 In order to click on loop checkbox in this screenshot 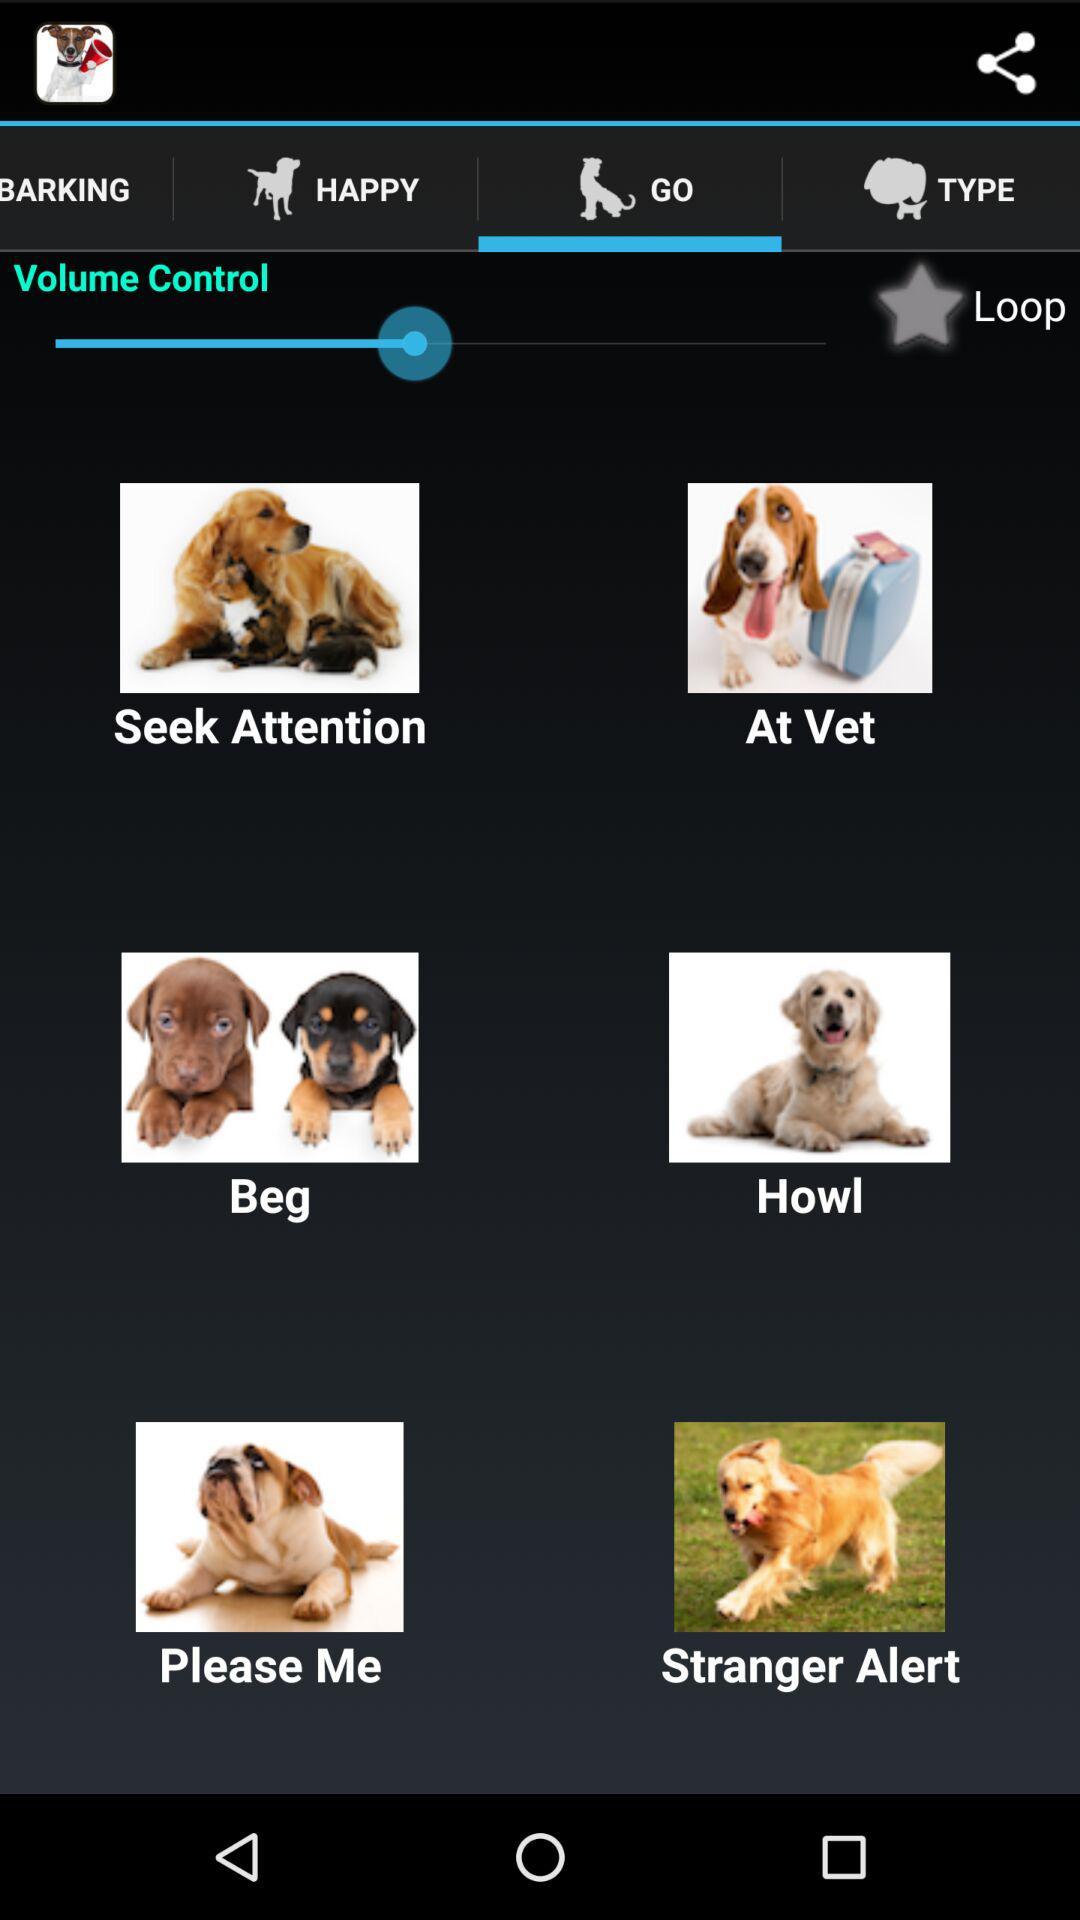, I will do `click(966, 303)`.